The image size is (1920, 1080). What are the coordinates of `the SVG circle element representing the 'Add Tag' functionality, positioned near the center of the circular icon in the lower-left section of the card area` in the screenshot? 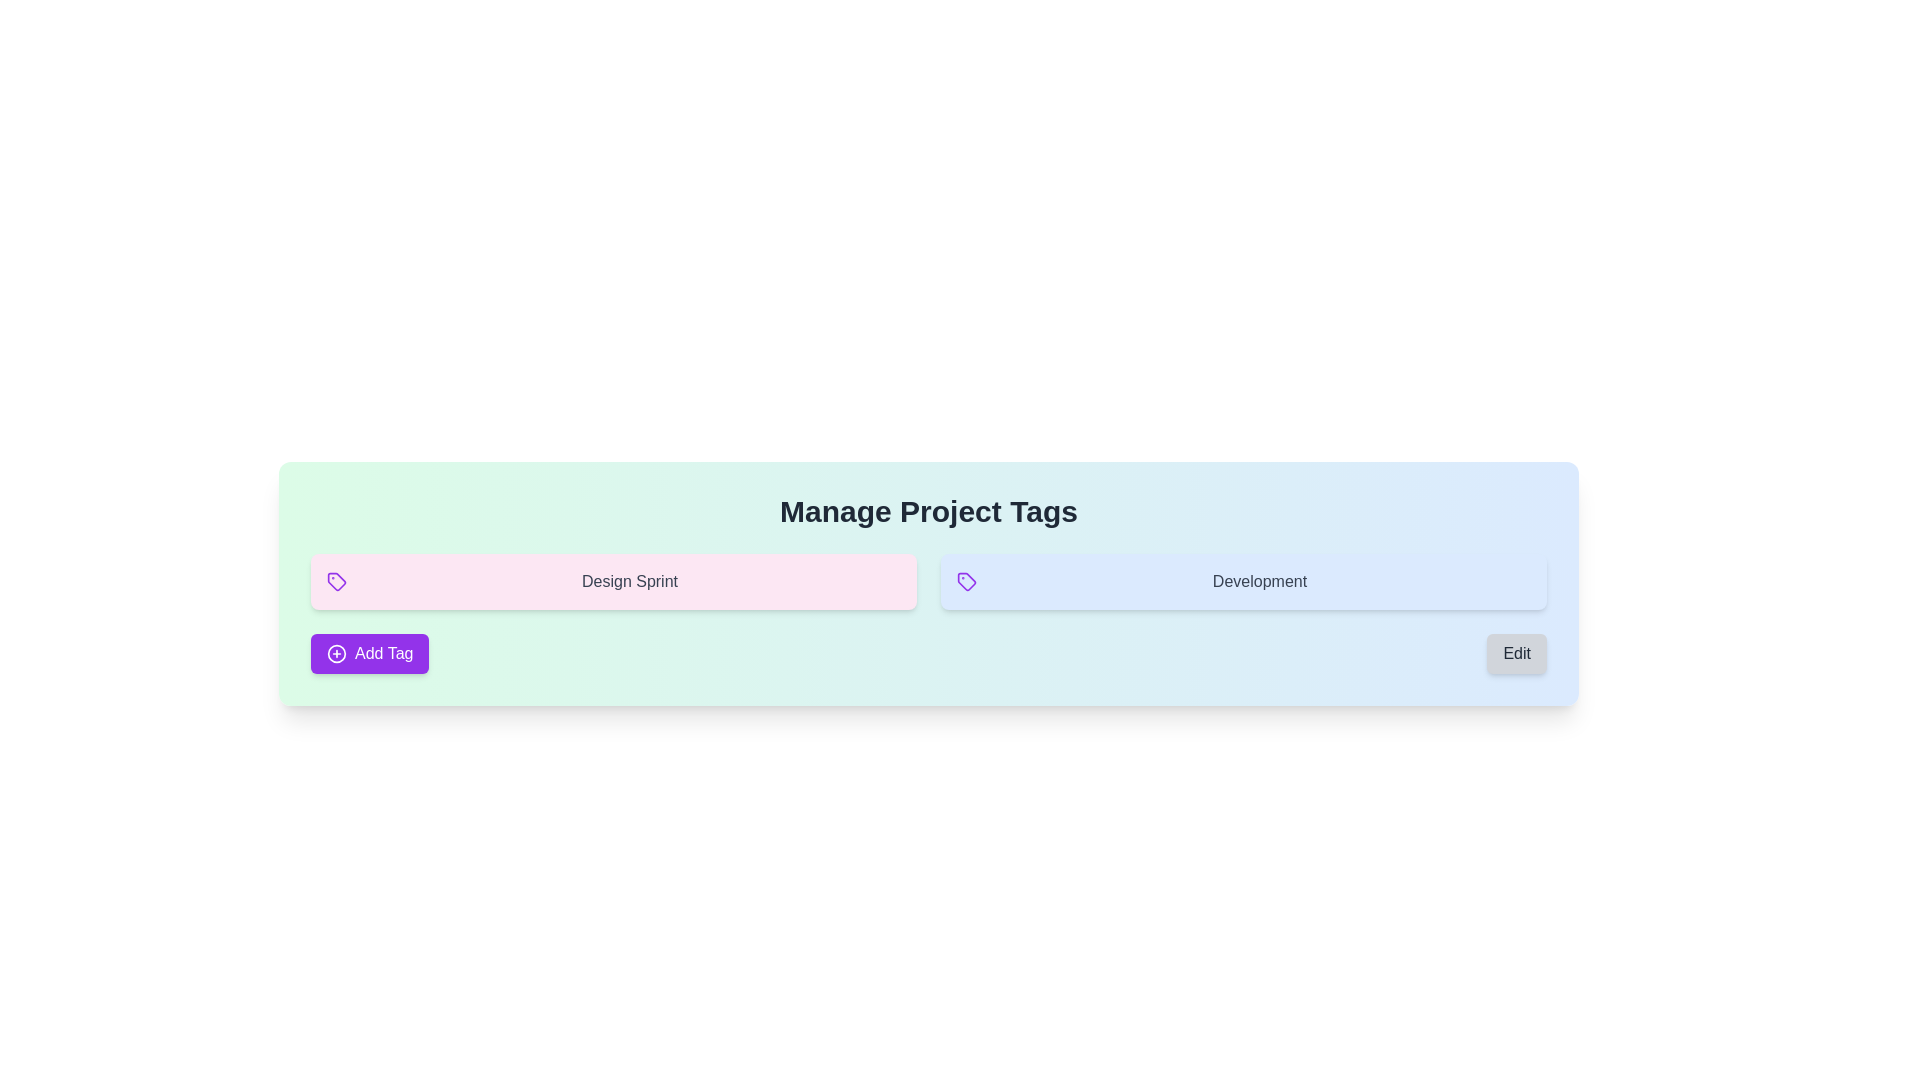 It's located at (336, 654).